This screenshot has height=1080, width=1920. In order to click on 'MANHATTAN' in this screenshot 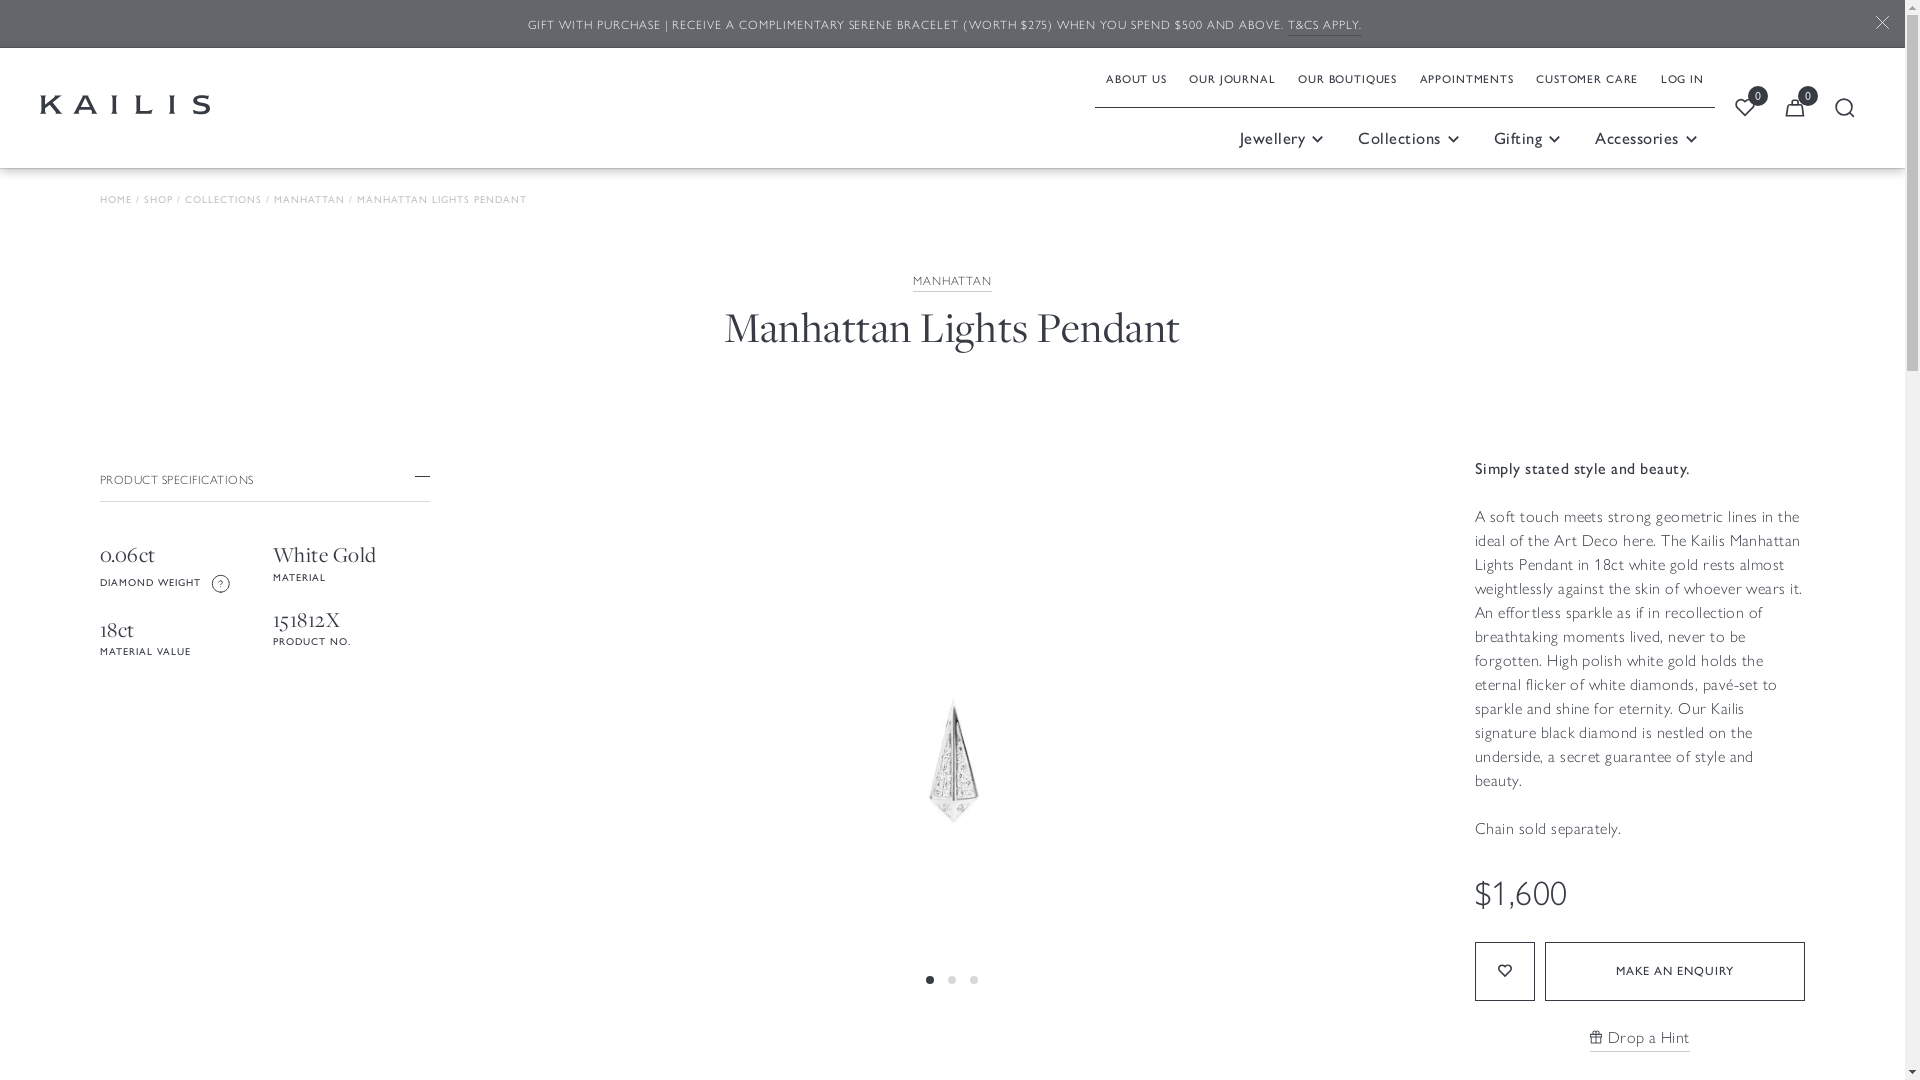, I will do `click(911, 281)`.